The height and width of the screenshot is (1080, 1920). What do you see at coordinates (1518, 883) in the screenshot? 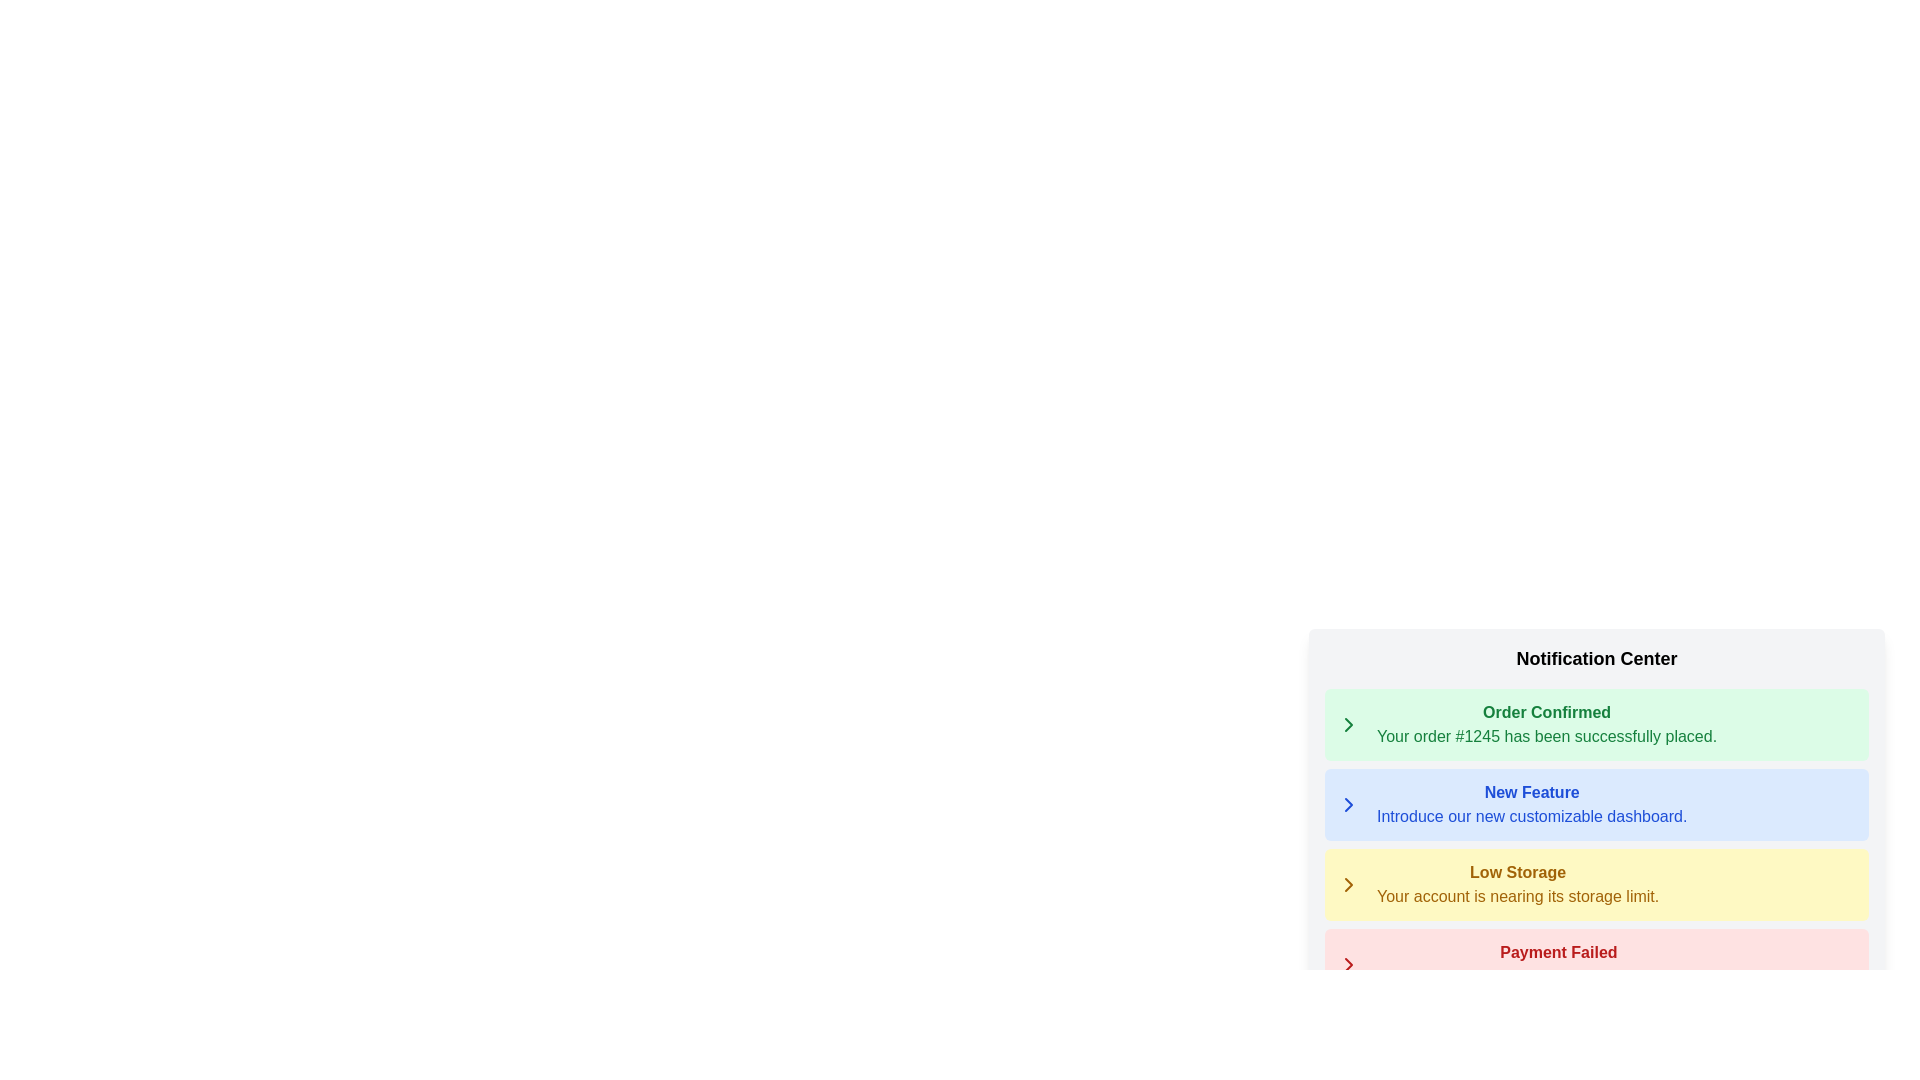
I see `the 'Low Storage' notification item, which is the third notification in the list and has a yellow background with bold text` at bounding box center [1518, 883].